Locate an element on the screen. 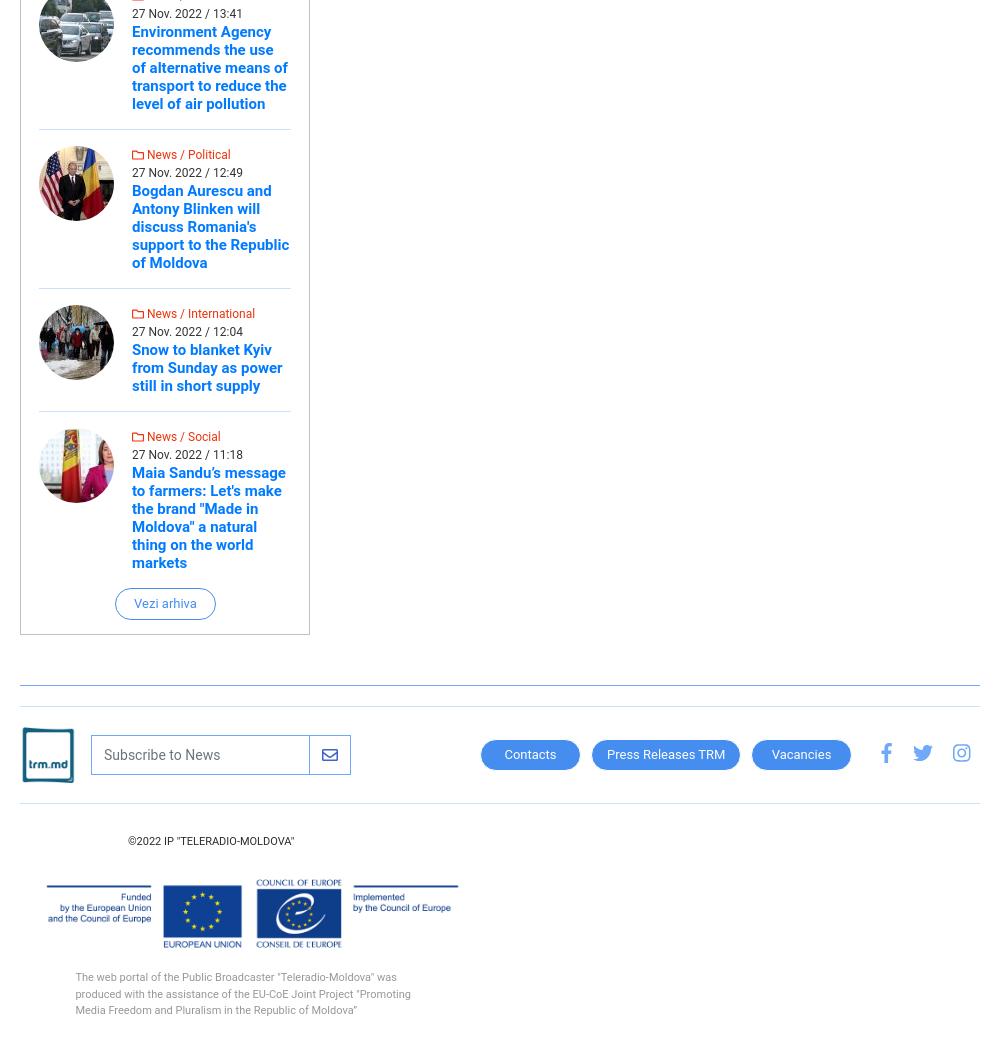 This screenshot has width=1000, height=1048. 'Vezi arhiva' is located at coordinates (164, 603).